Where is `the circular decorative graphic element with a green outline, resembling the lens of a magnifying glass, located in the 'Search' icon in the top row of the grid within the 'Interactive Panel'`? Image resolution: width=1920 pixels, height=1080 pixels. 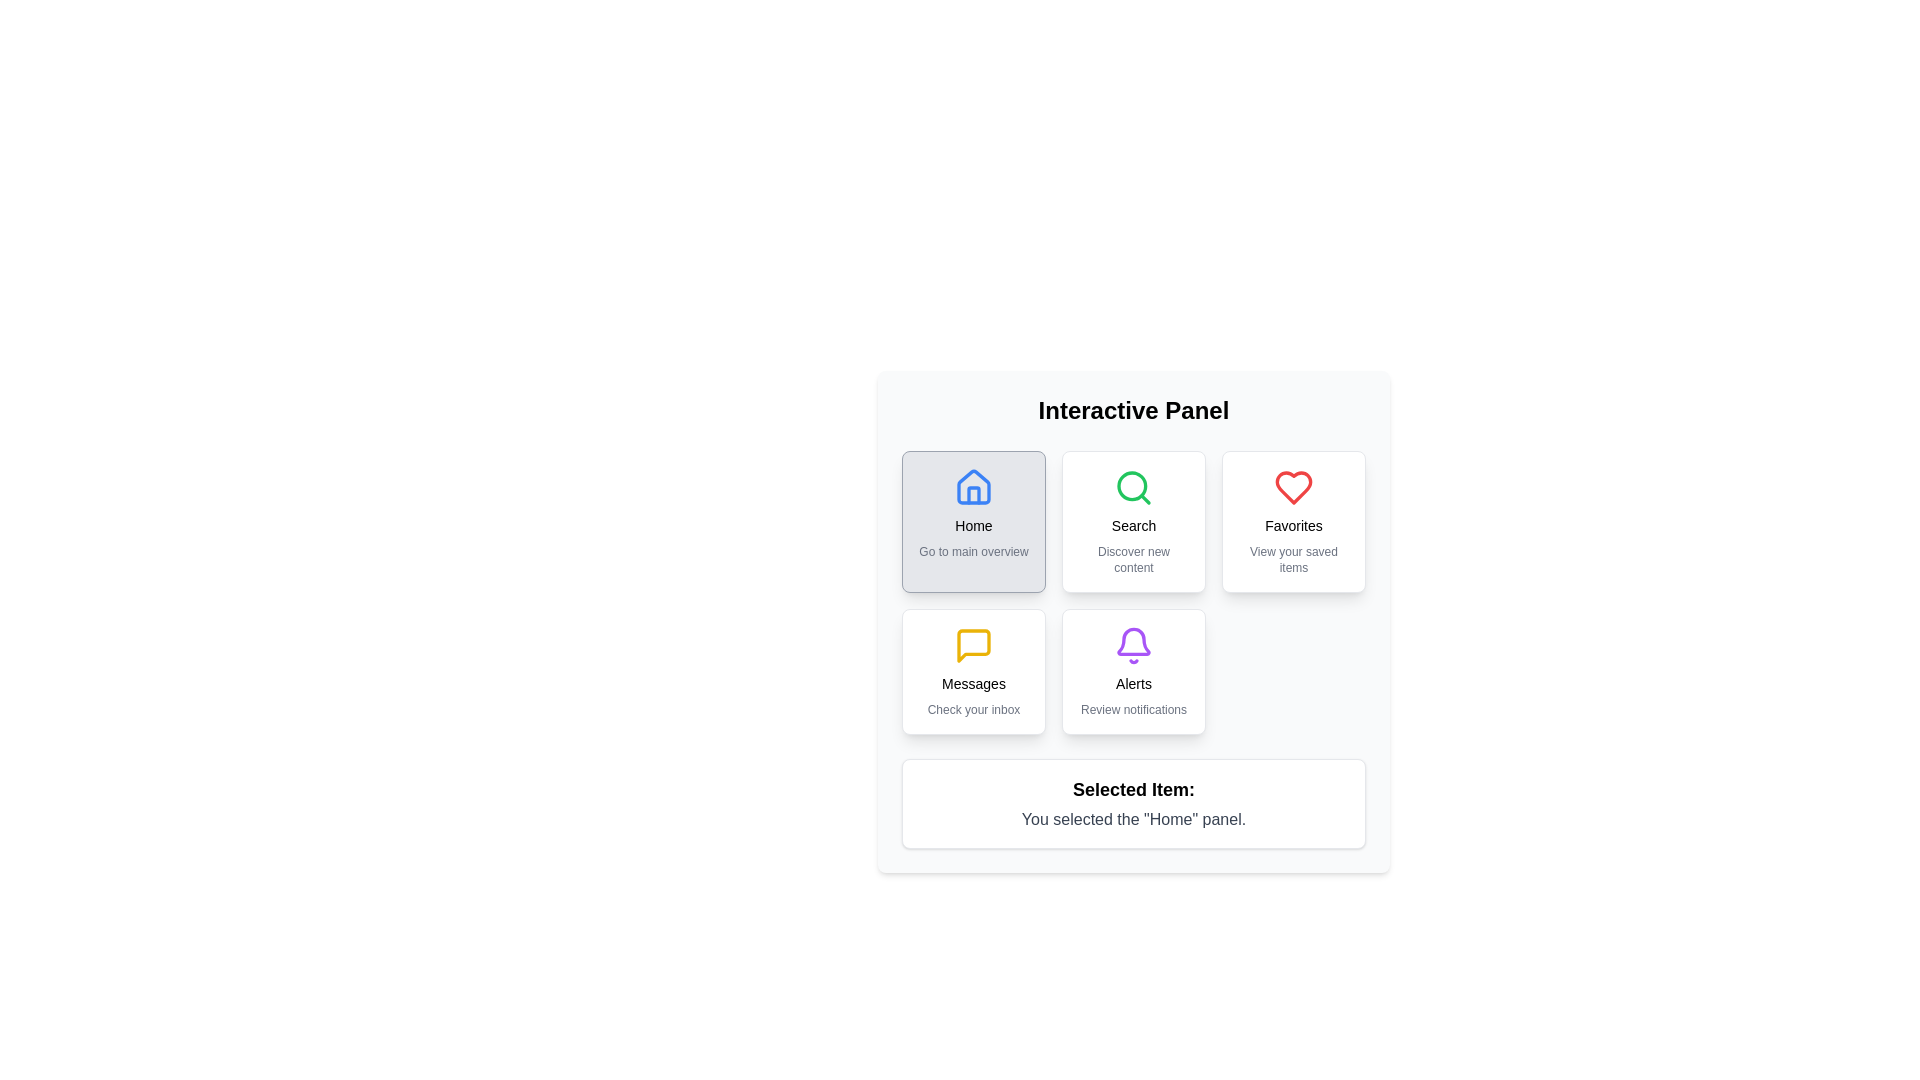
the circular decorative graphic element with a green outline, resembling the lens of a magnifying glass, located in the 'Search' icon in the top row of the grid within the 'Interactive Panel' is located at coordinates (1132, 486).